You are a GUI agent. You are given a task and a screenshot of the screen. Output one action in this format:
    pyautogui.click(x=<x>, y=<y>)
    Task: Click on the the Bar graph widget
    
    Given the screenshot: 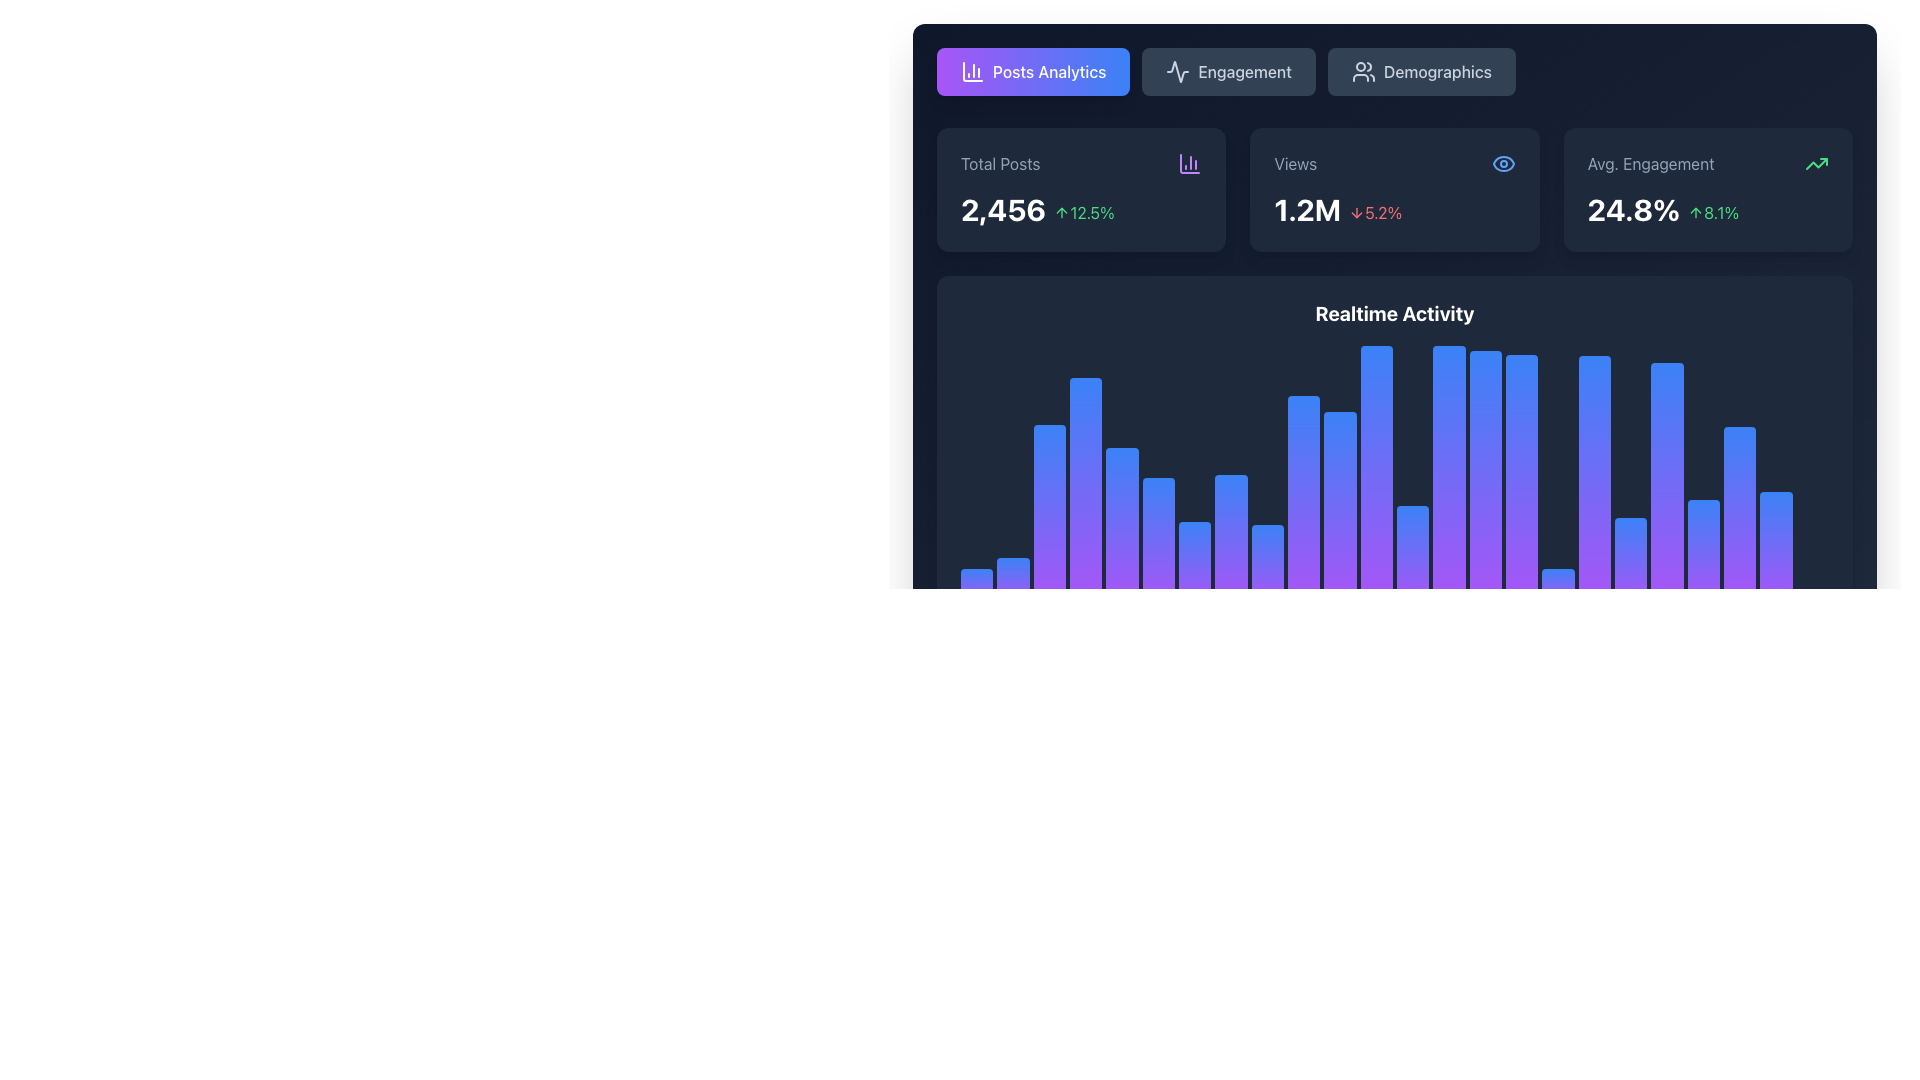 What is the action you would take?
    pyautogui.click(x=1394, y=471)
    